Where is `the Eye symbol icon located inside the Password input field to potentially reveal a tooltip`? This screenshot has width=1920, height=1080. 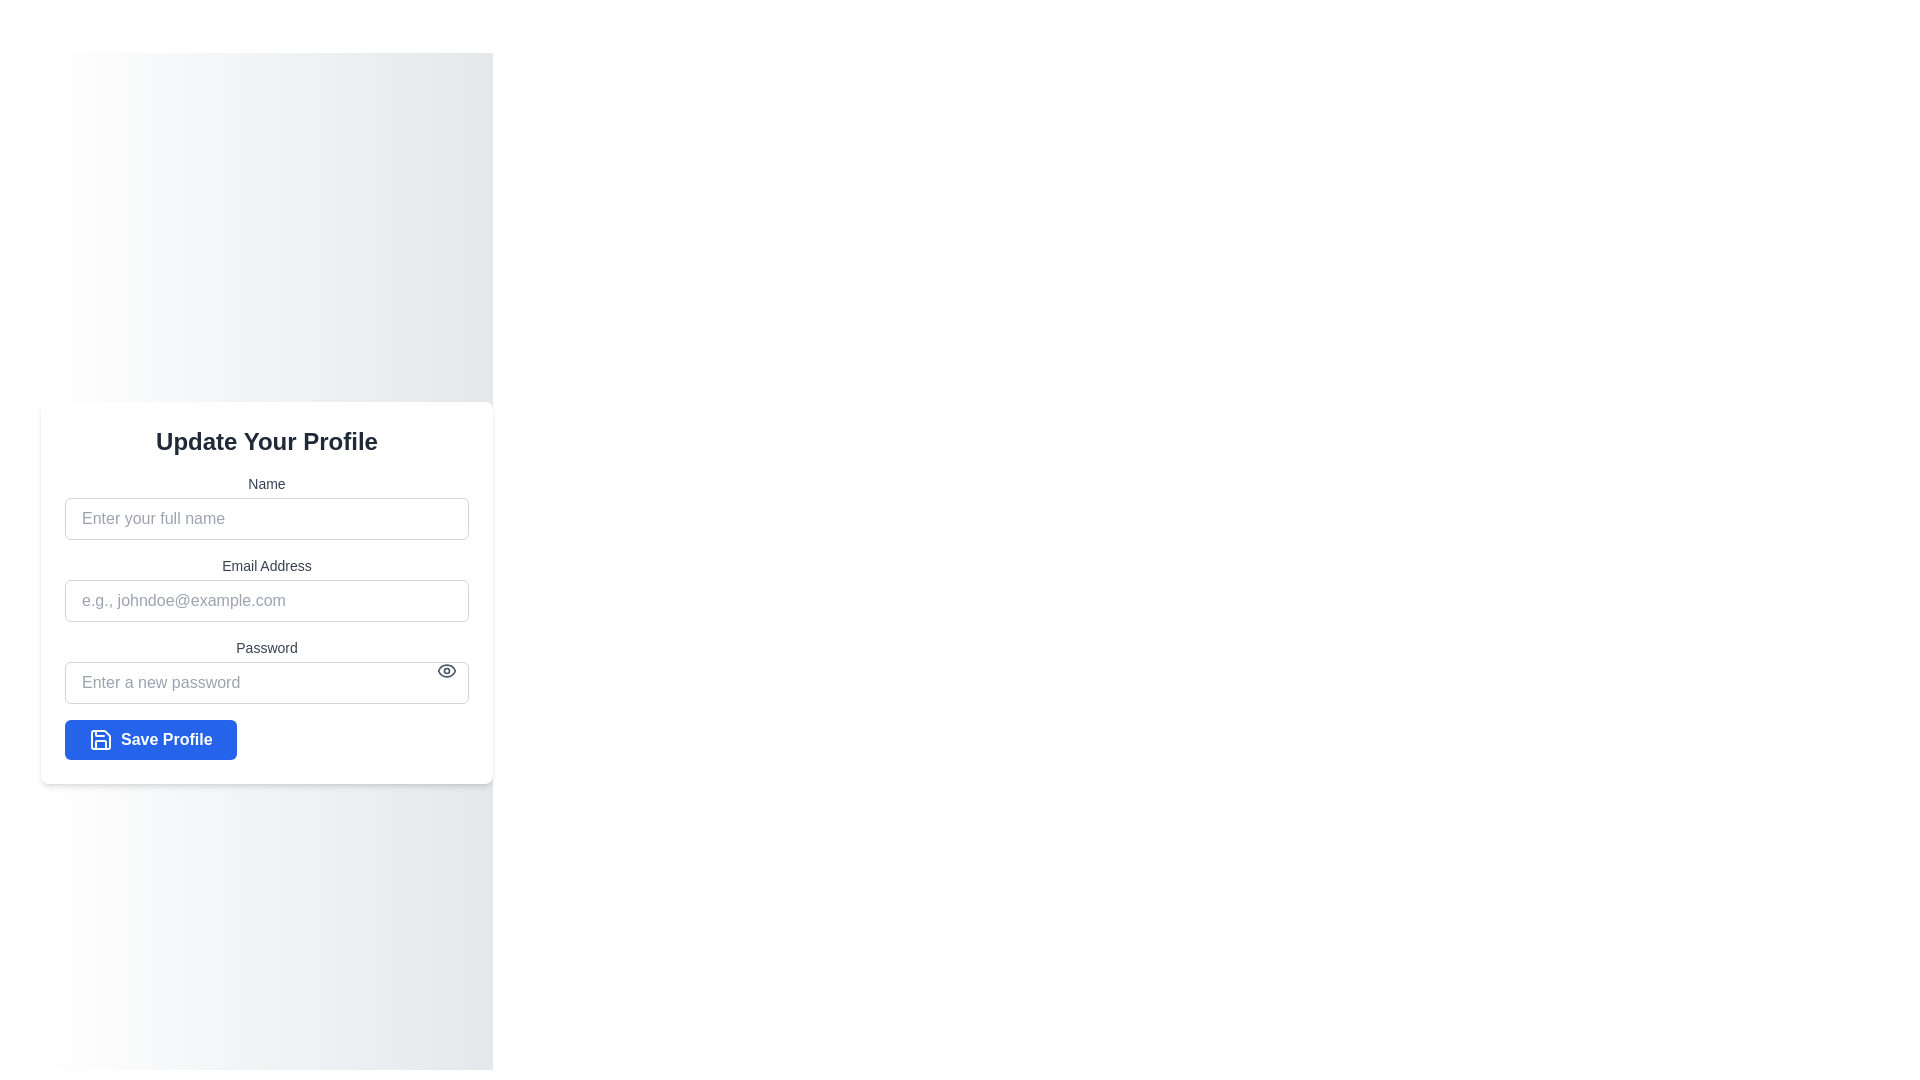 the Eye symbol icon located inside the Password input field to potentially reveal a tooltip is located at coordinates (445, 671).